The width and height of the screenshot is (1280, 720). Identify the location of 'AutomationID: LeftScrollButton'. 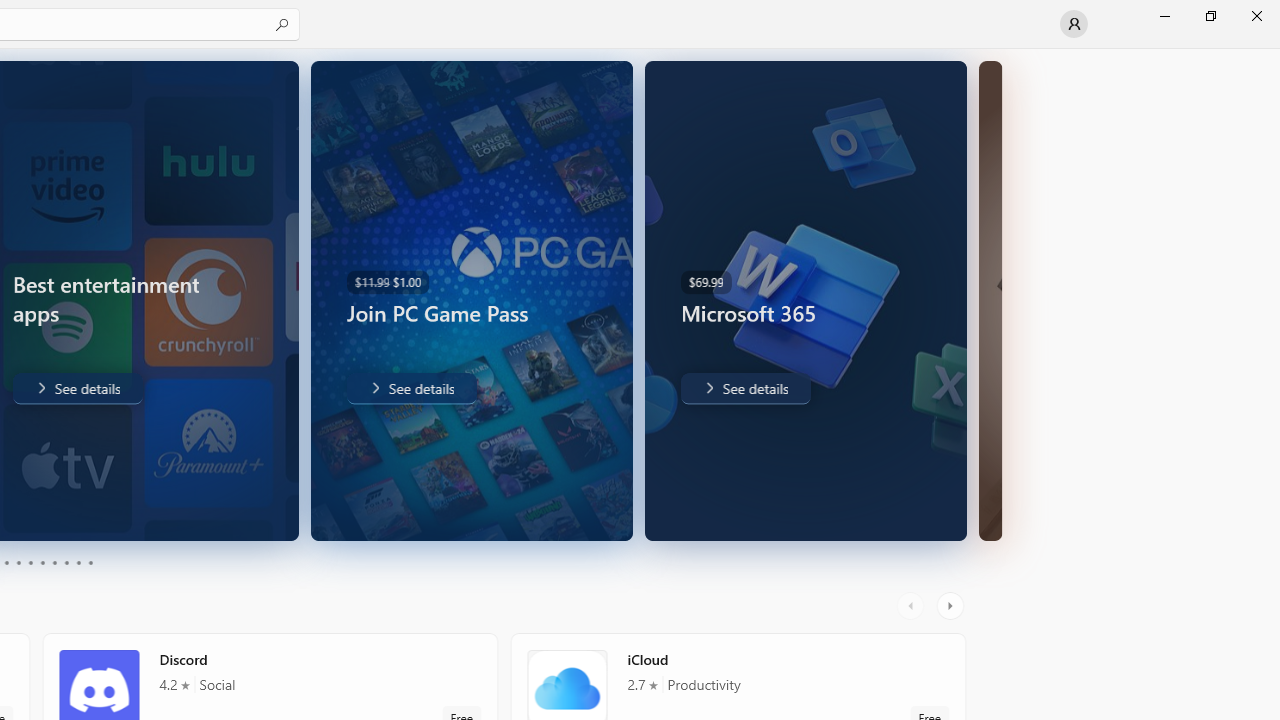
(912, 605).